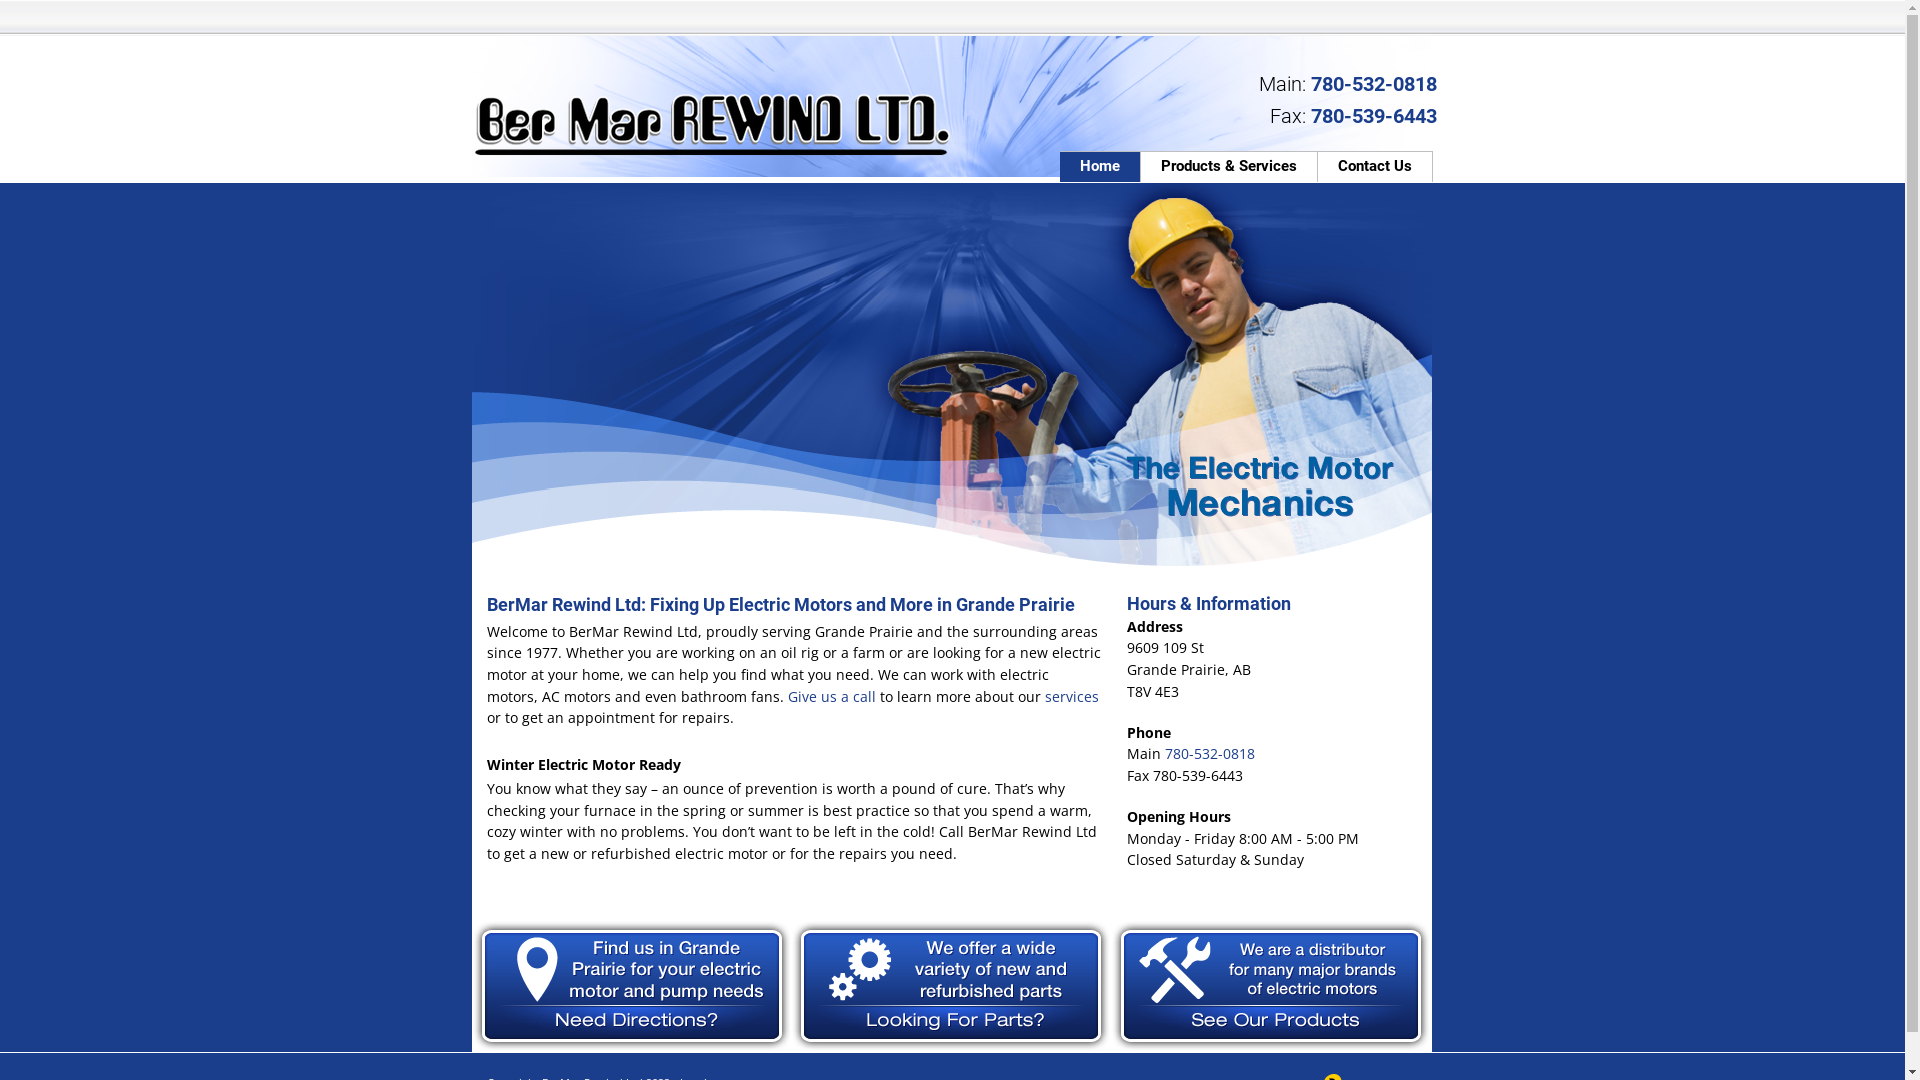 This screenshot has width=1920, height=1080. I want to click on 'Give us a call', so click(830, 695).